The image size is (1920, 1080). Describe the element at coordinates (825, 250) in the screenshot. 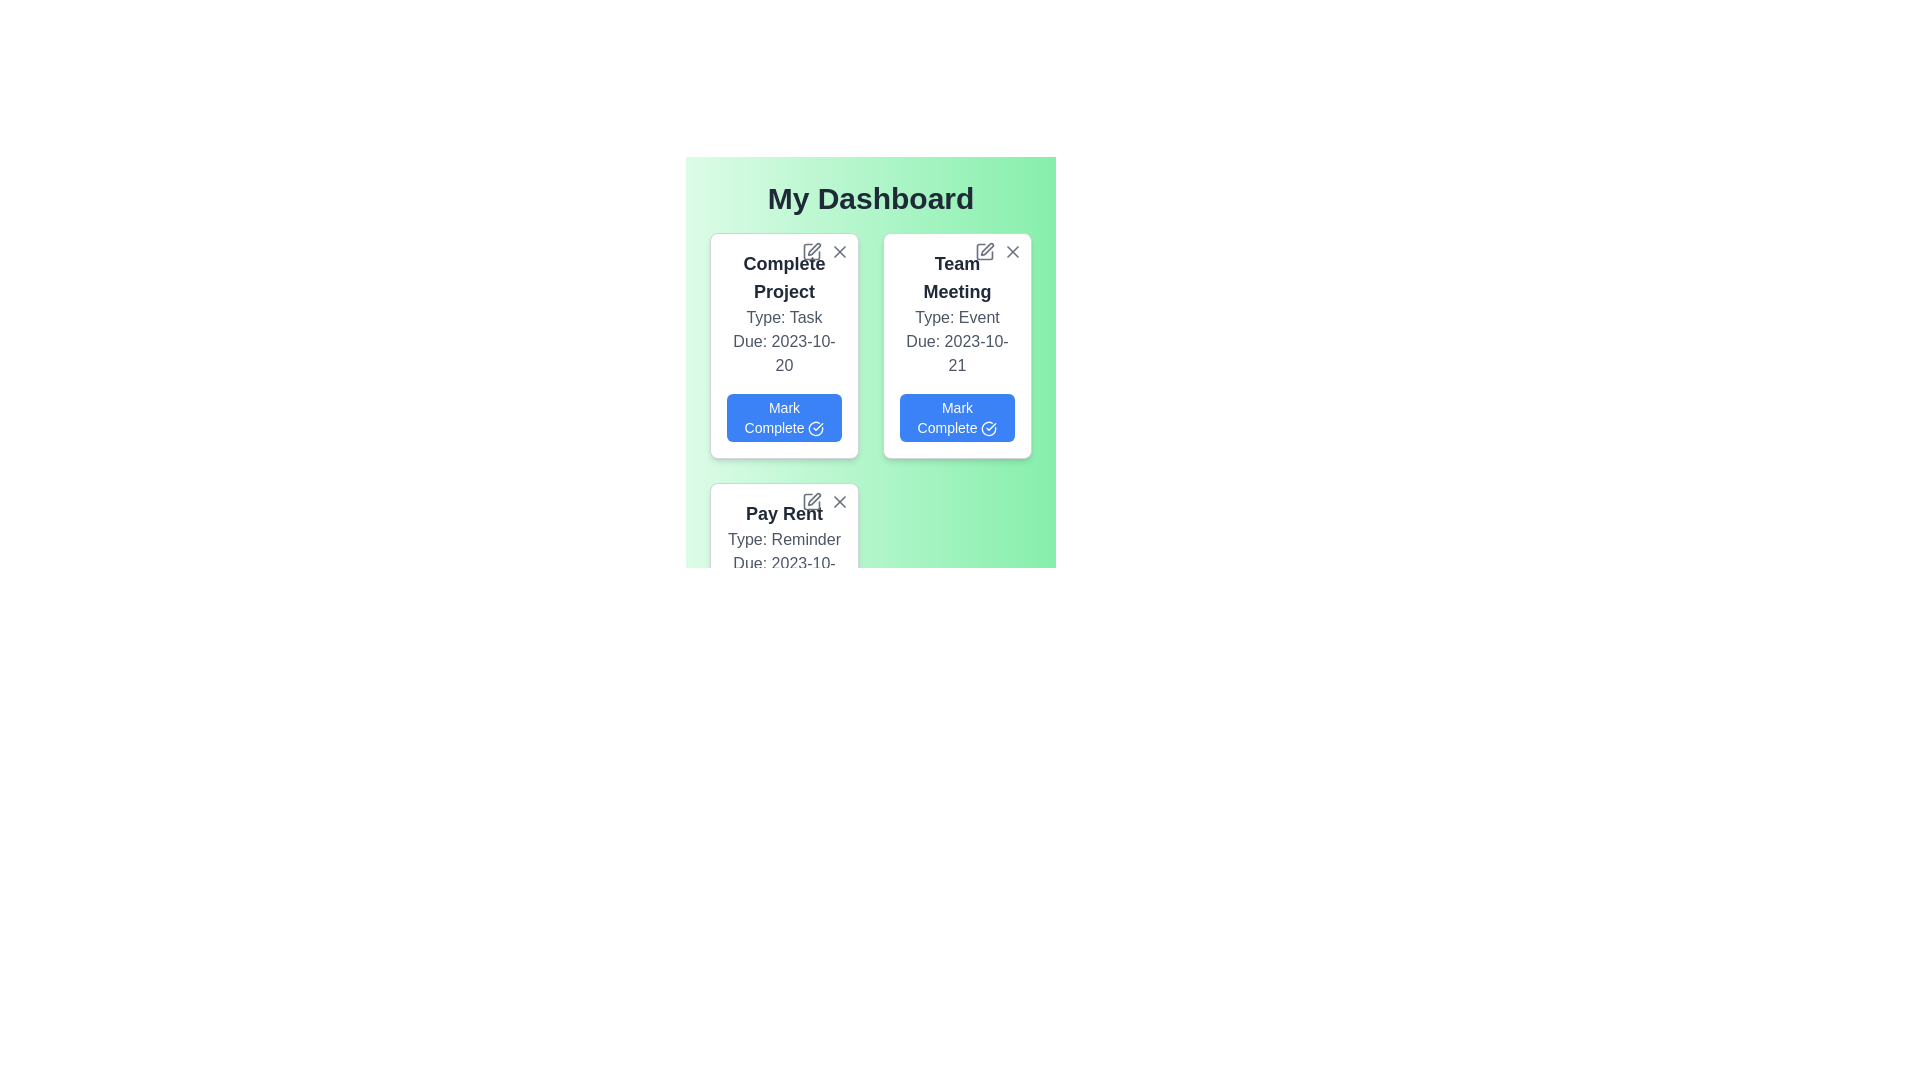

I see `the icon group located in the top right corner of the 'Complete Project' card` at that location.